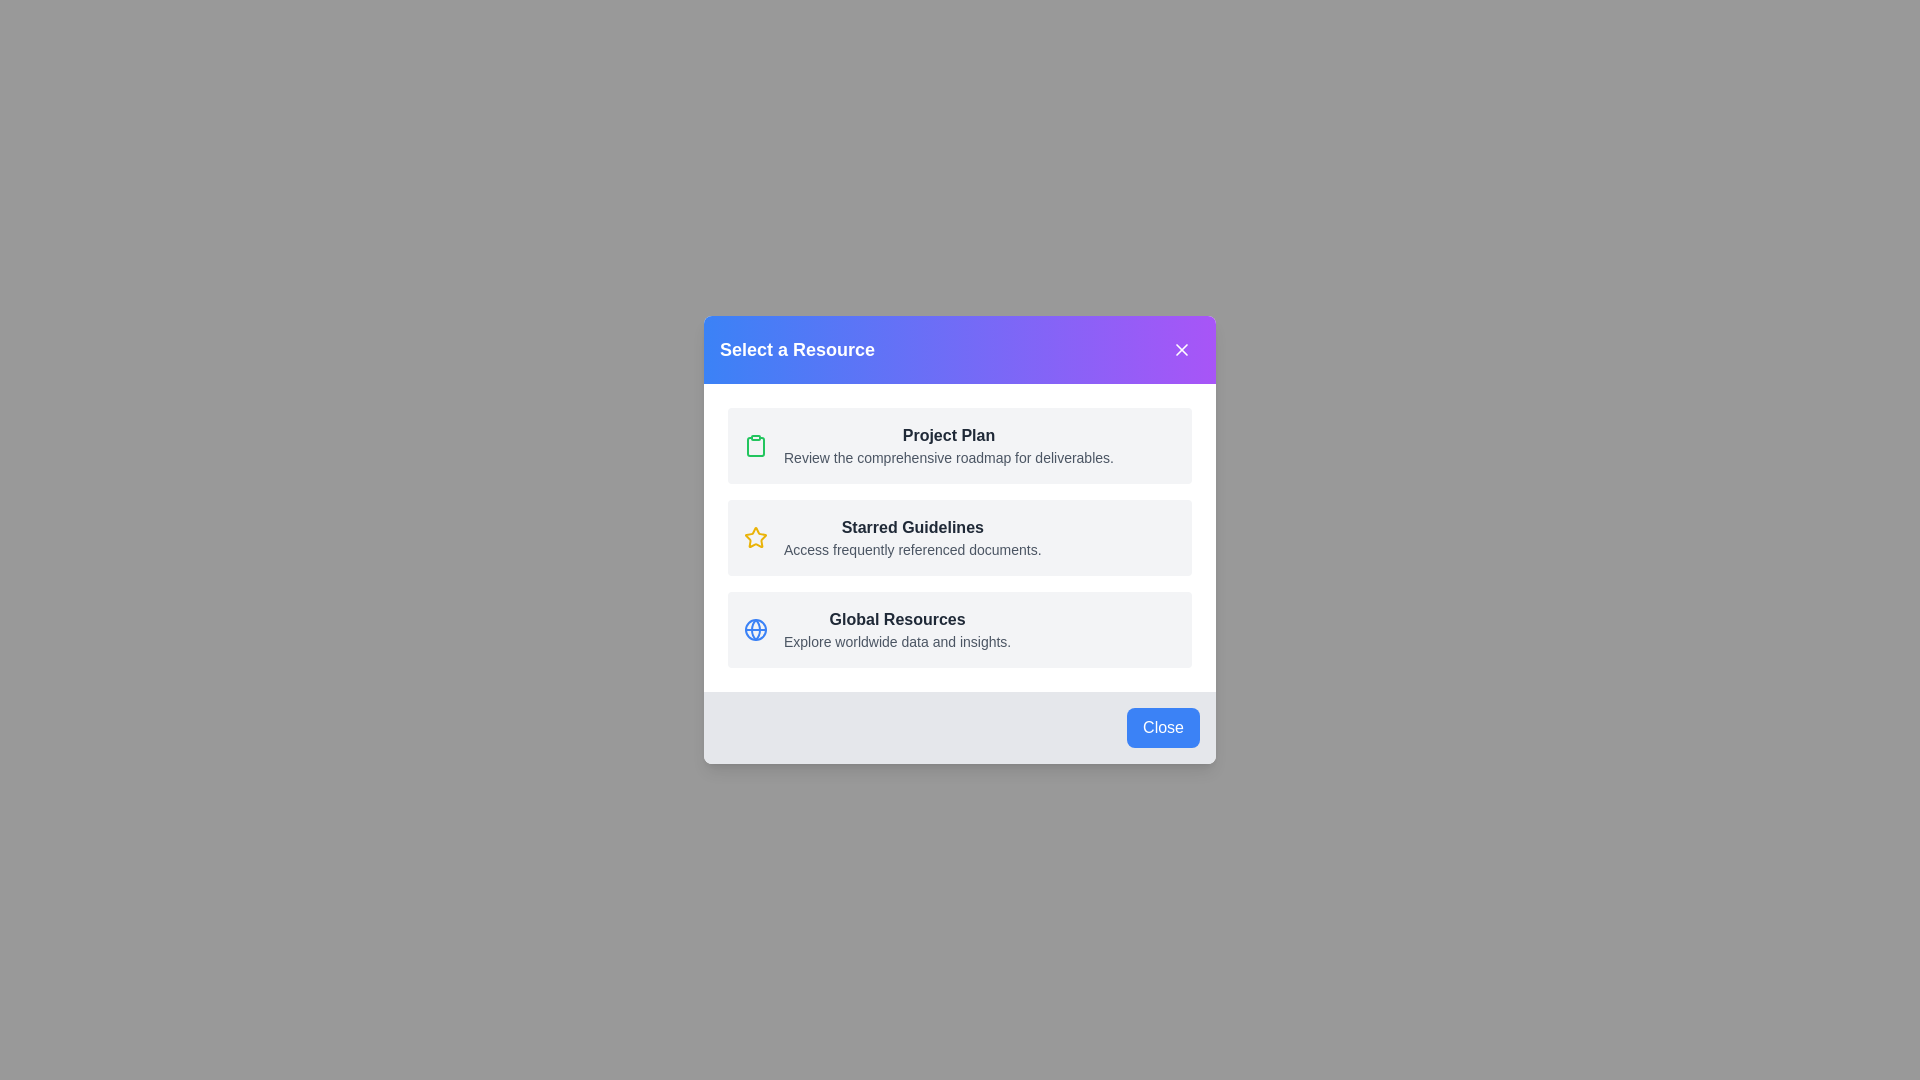 The height and width of the screenshot is (1080, 1920). What do you see at coordinates (754, 628) in the screenshot?
I see `the icon for Global Resources` at bounding box center [754, 628].